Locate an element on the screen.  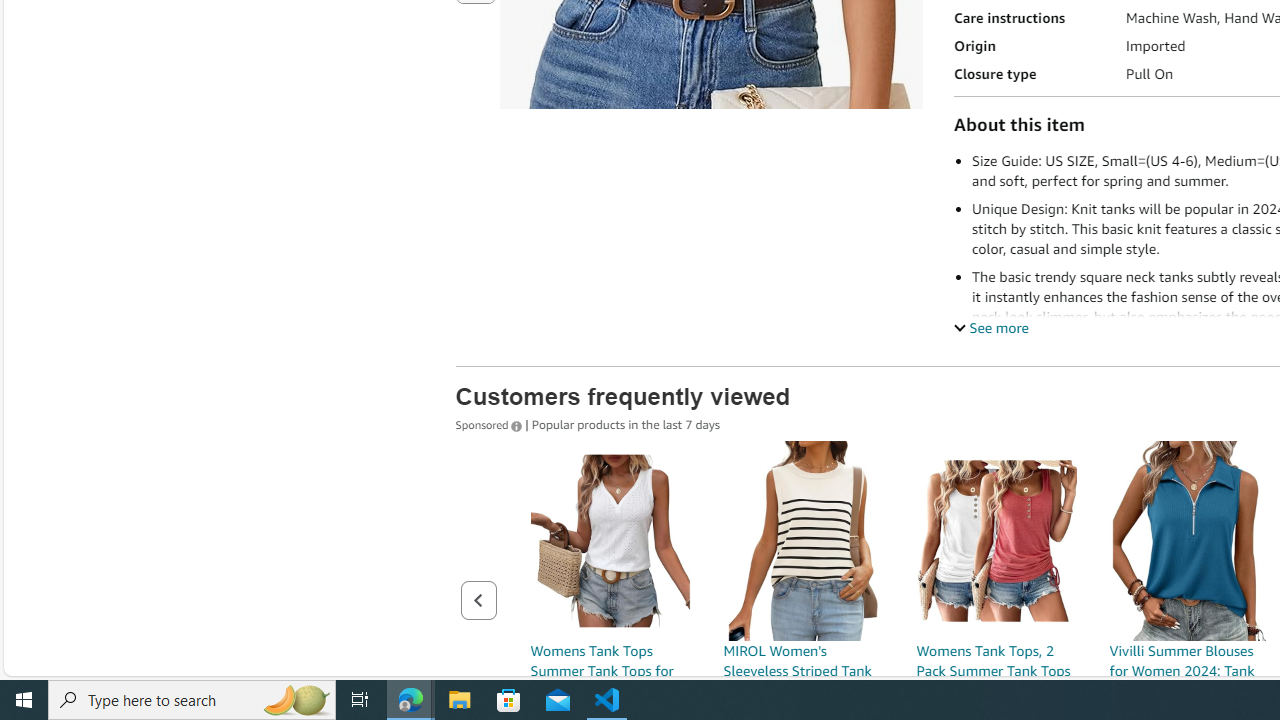
'Previous page of related Sponsored Products' is located at coordinates (477, 599).